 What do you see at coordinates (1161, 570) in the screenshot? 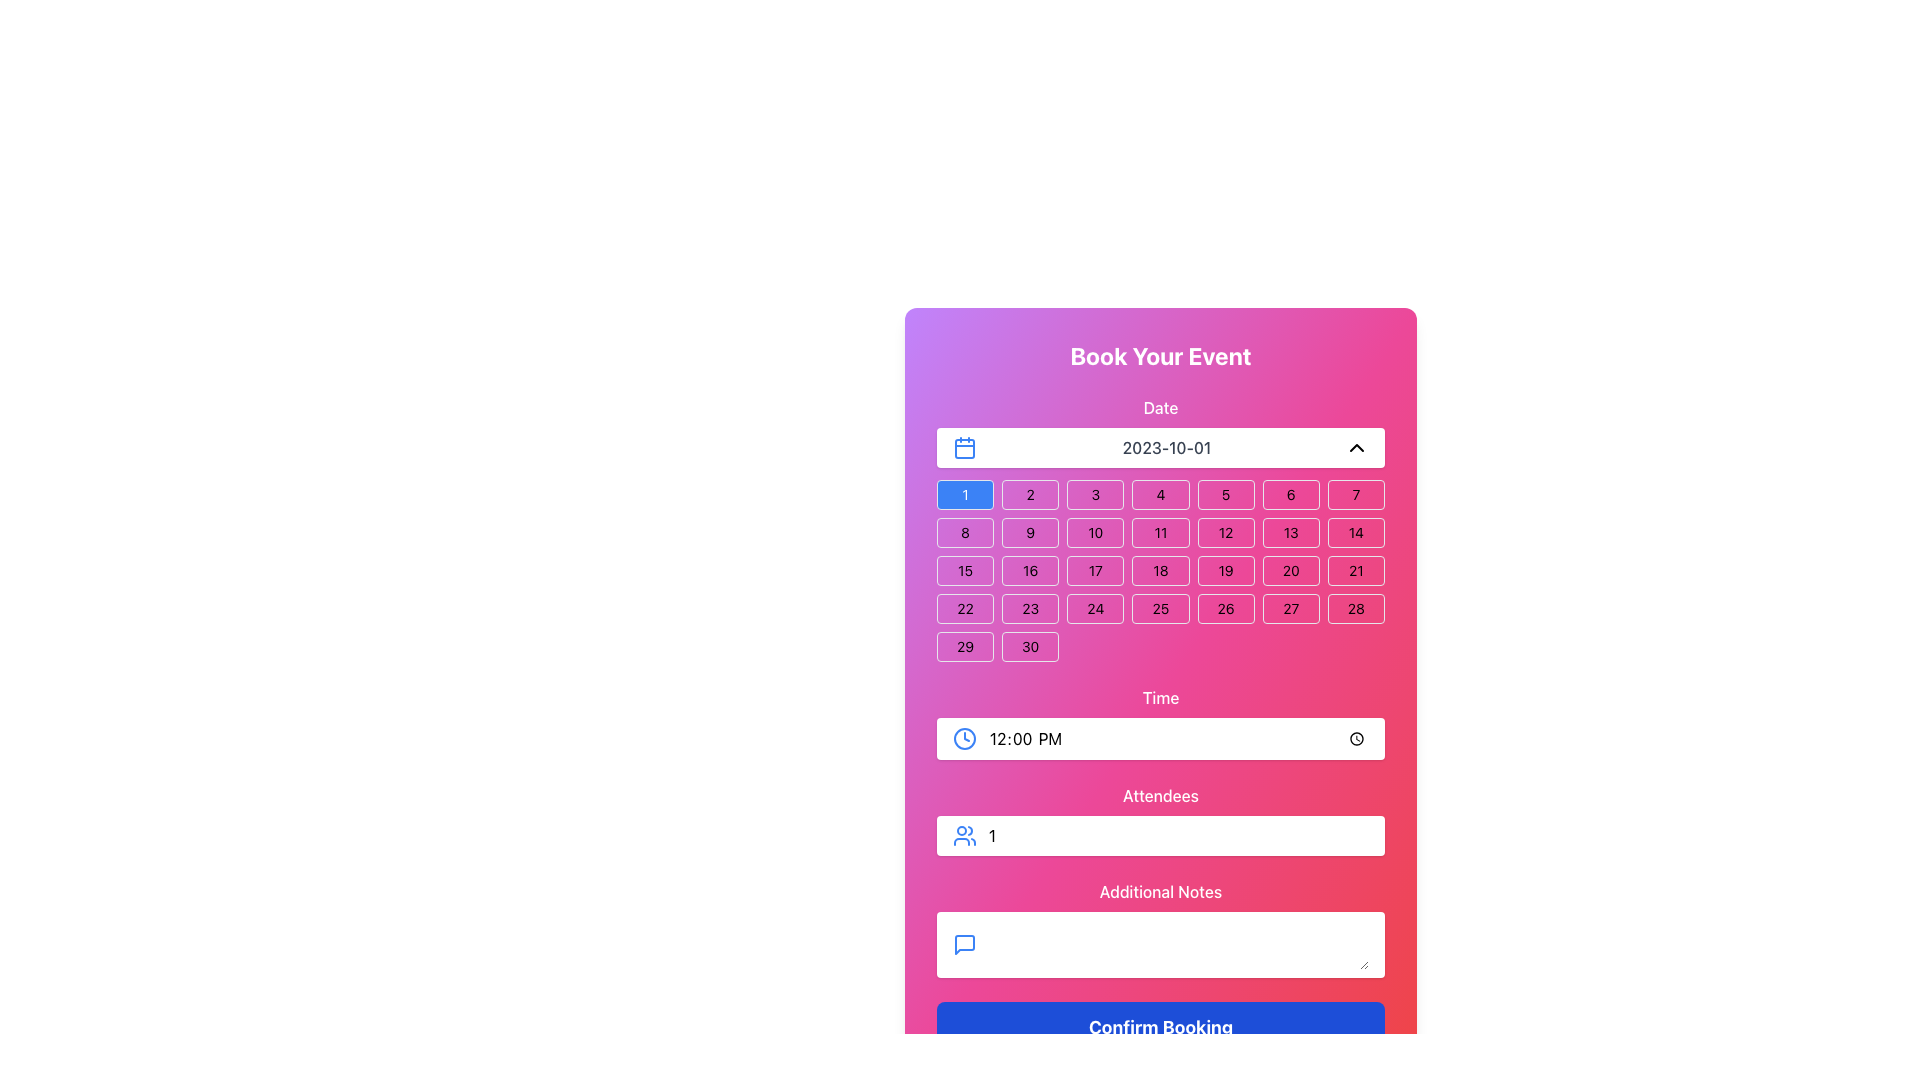
I see `the button representing the date '18' in the calendar` at bounding box center [1161, 570].